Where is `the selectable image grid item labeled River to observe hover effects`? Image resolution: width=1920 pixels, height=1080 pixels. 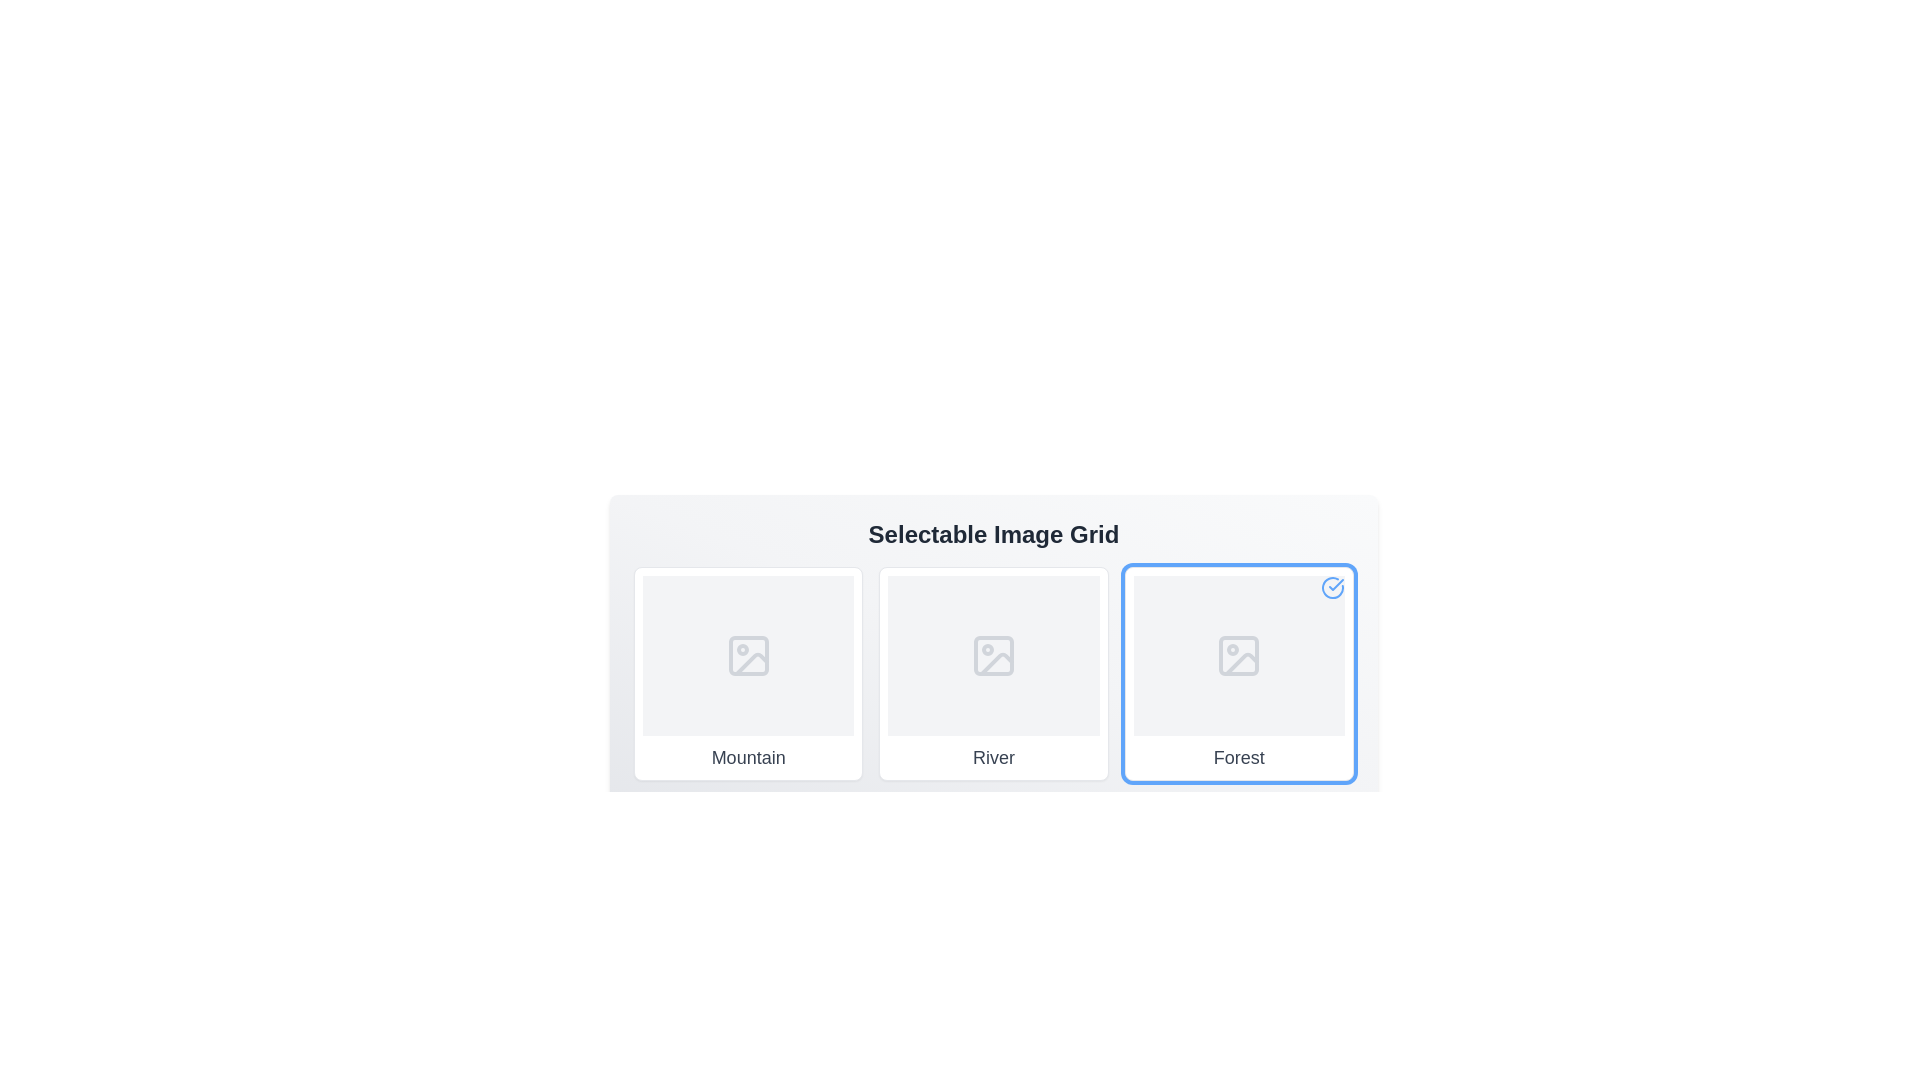
the selectable image grid item labeled River to observe hover effects is located at coordinates (993, 674).